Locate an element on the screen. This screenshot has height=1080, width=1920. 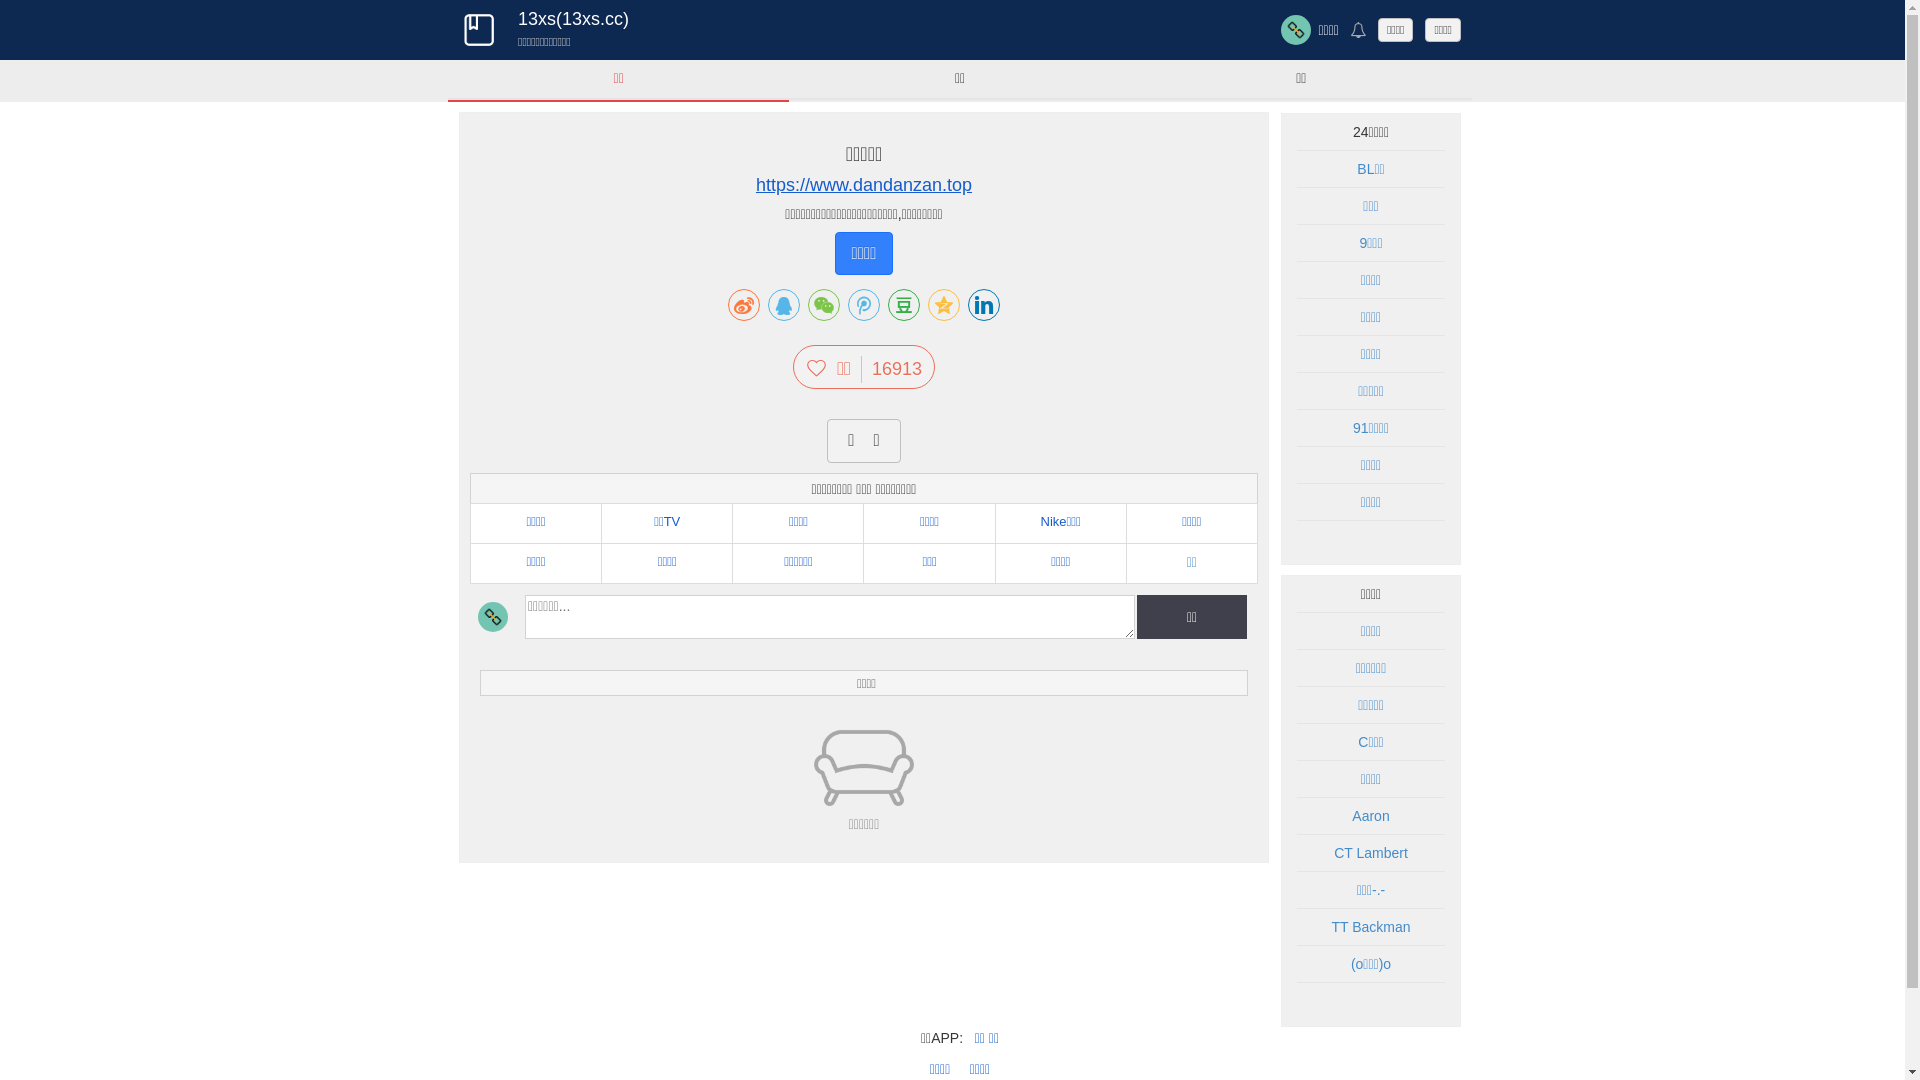
'13xs(13xs.cc)' is located at coordinates (572, 19).